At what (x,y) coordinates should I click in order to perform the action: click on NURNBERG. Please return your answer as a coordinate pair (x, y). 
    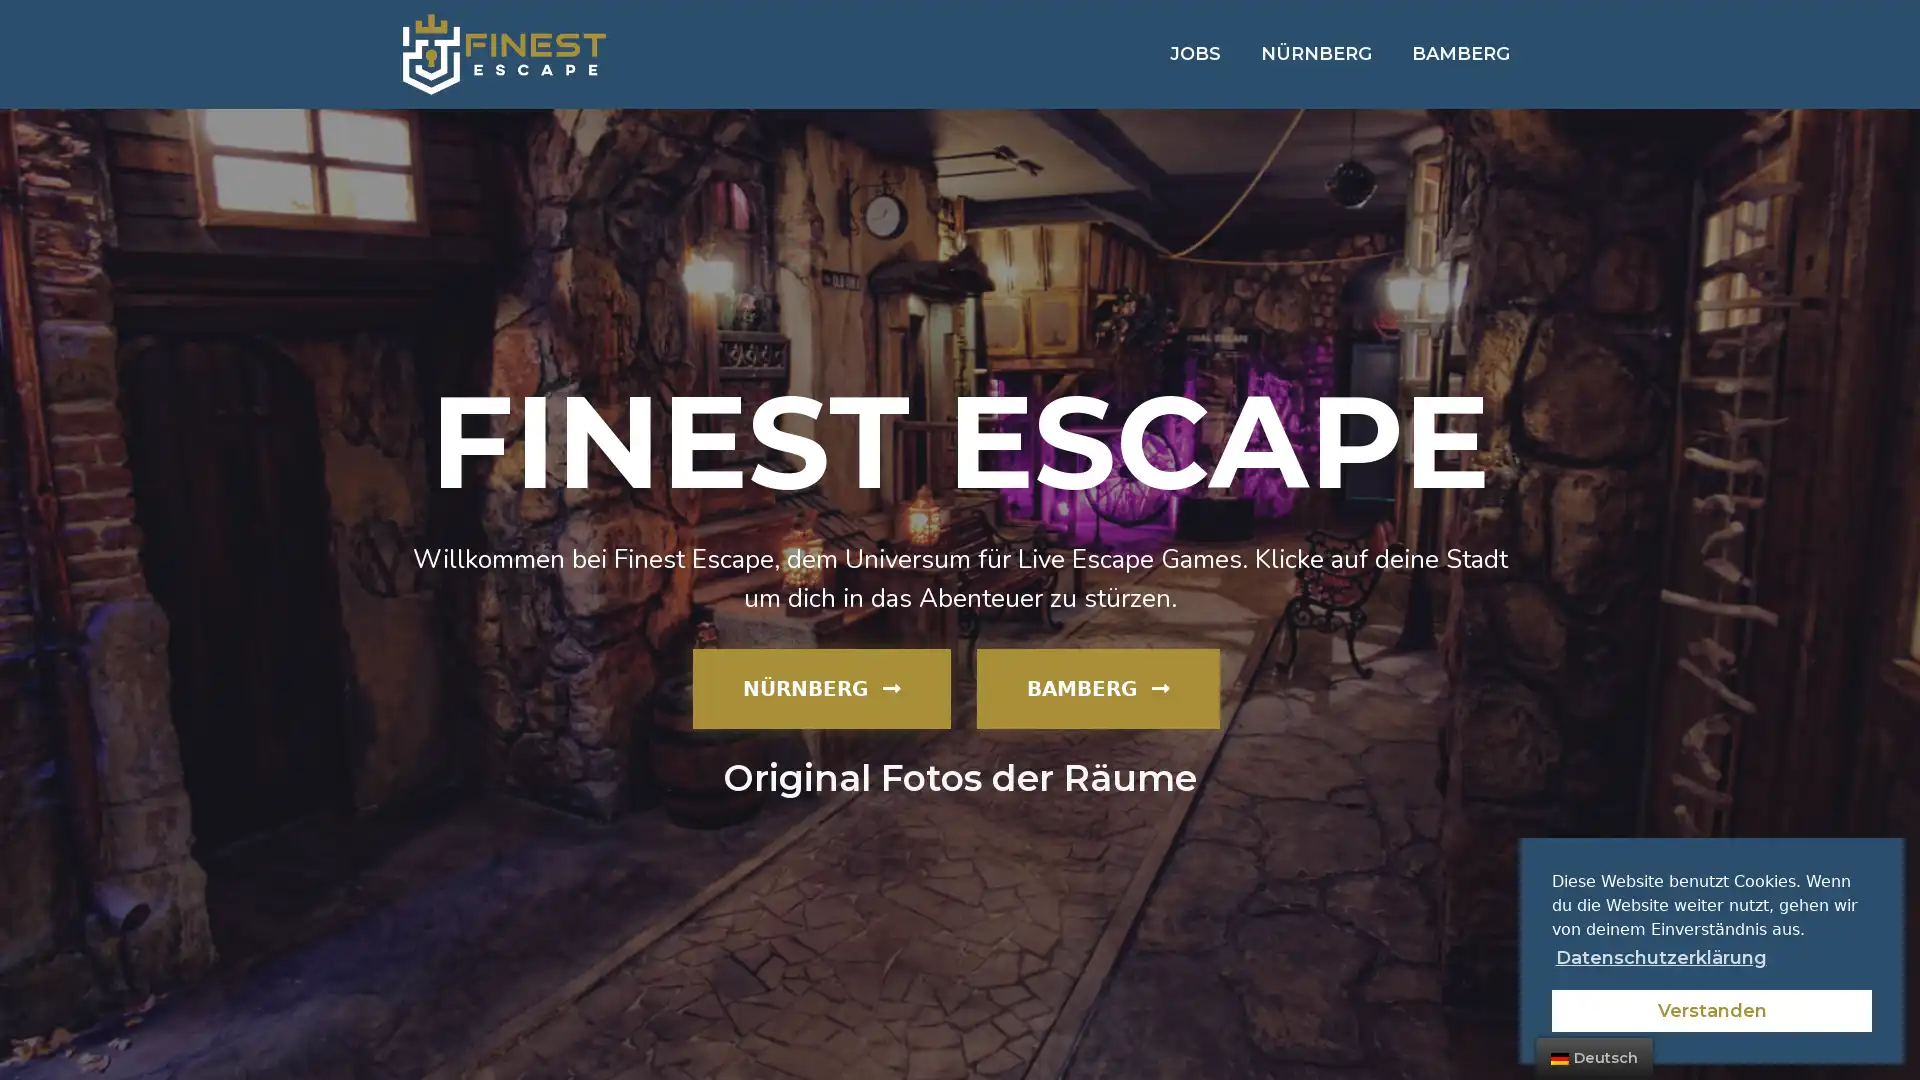
    Looking at the image, I should click on (821, 686).